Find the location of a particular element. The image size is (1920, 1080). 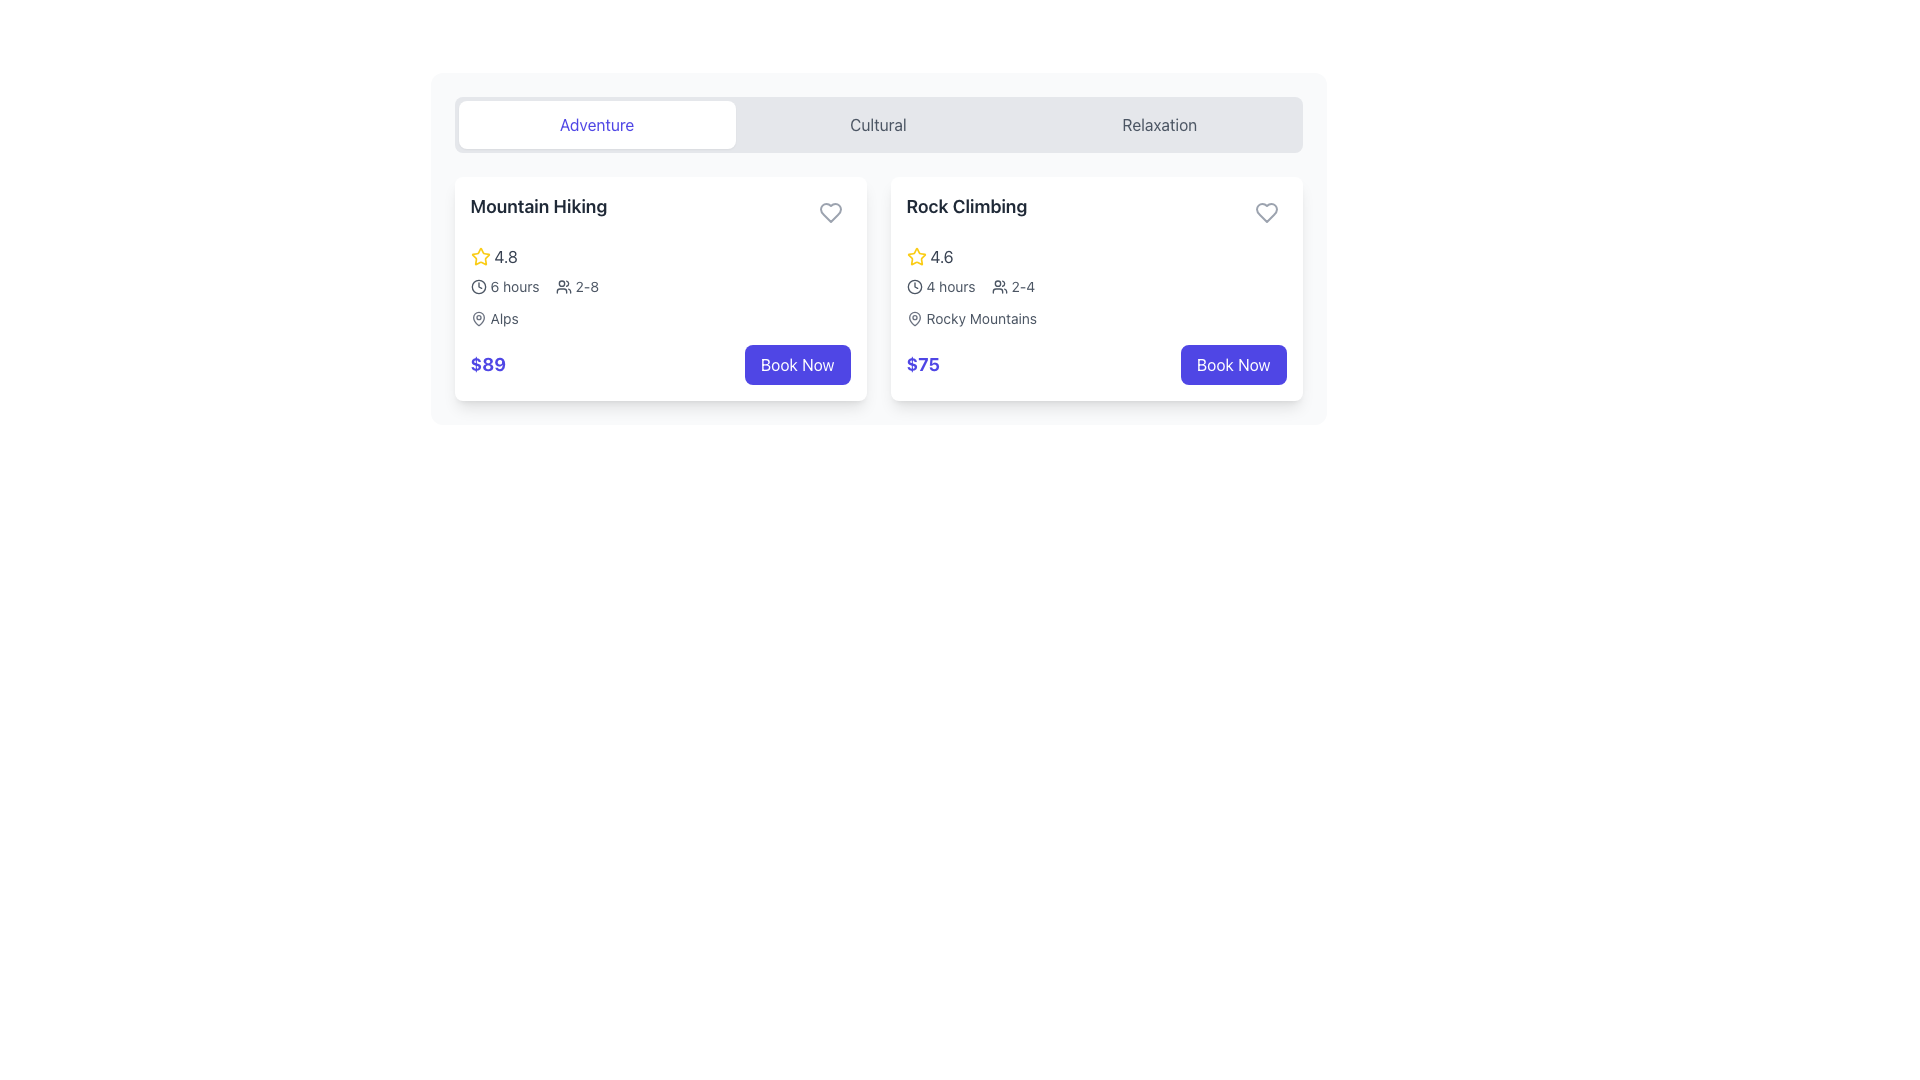

the heart-shaped icon button with a light gray background to mark it as favorite, located to the right of the 'Rock Climbing' section is located at coordinates (1265, 212).